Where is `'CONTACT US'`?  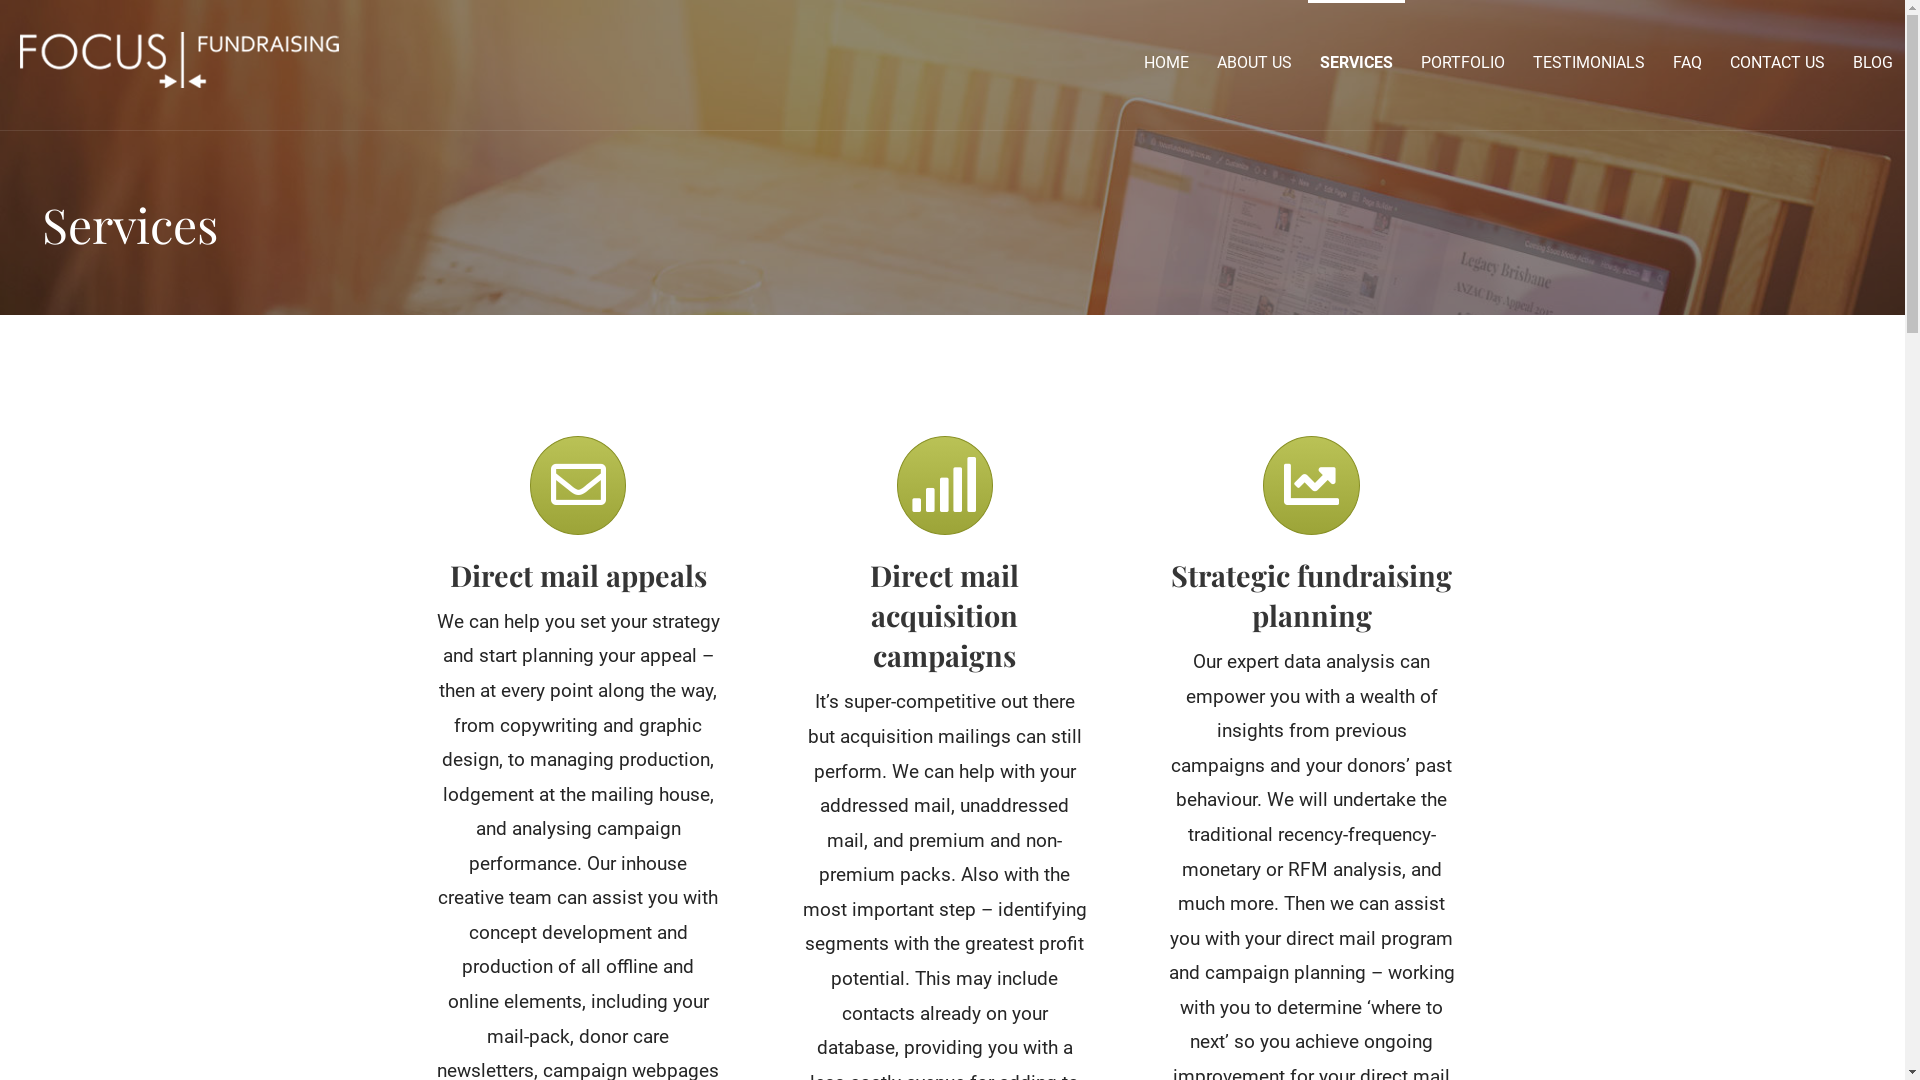
'CONTACT US' is located at coordinates (1777, 61).